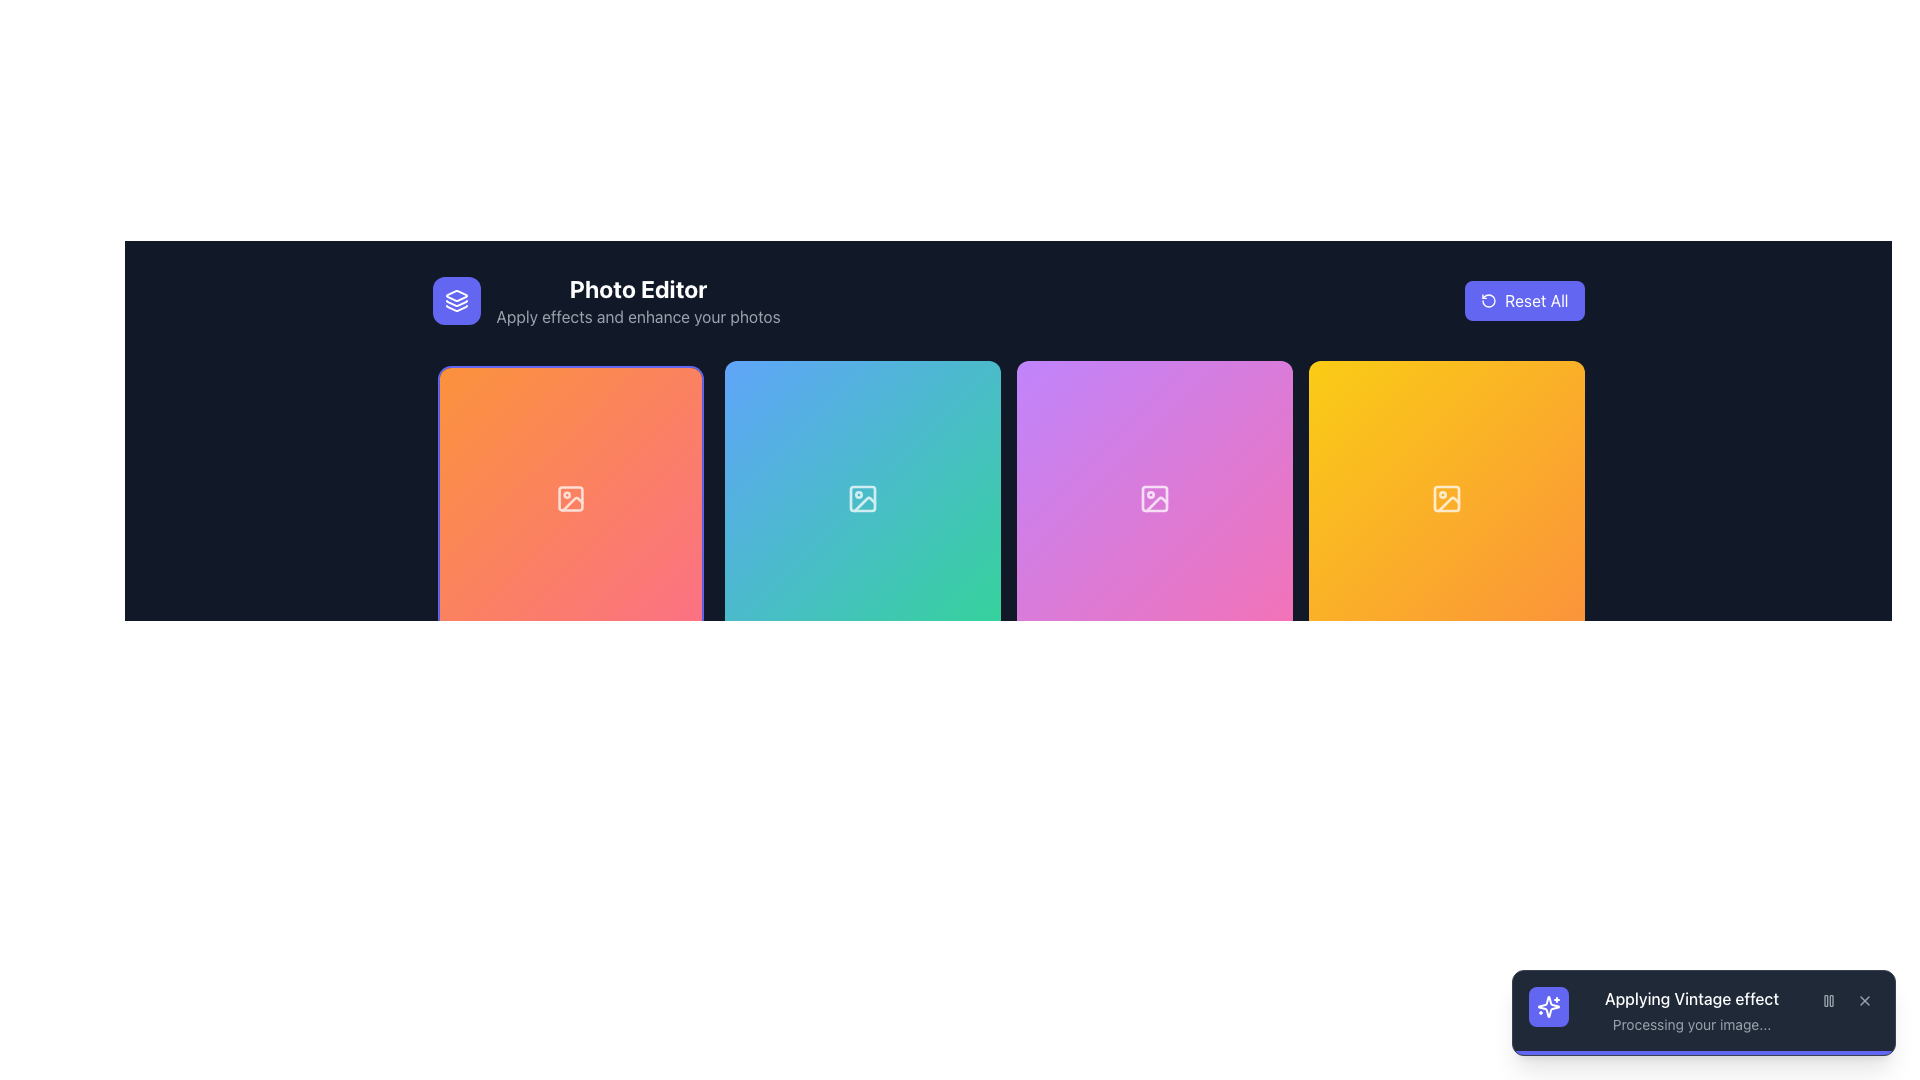 The height and width of the screenshot is (1080, 1920). Describe the element at coordinates (1489, 300) in the screenshot. I see `the SVG graphic element representing the reset action, located in the top-right corner of the navigation bar next to the 'Reset All' text` at that location.